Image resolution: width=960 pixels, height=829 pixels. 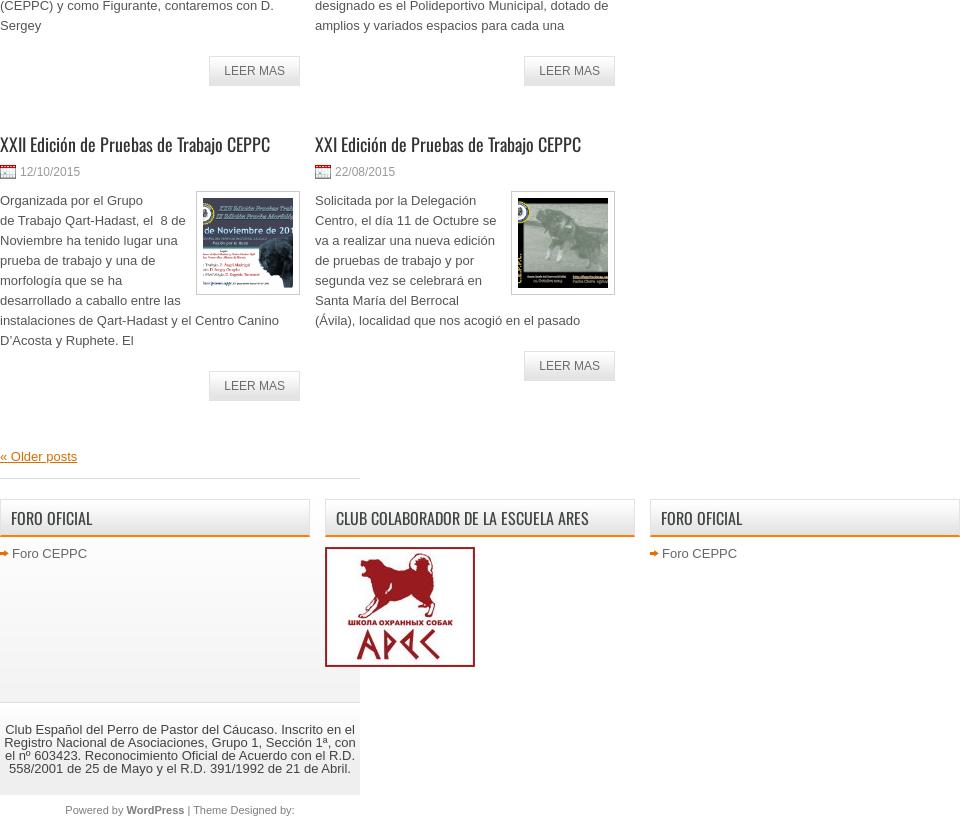 I want to click on 'Club Colaborador de la Escuela ARES', so click(x=462, y=516).